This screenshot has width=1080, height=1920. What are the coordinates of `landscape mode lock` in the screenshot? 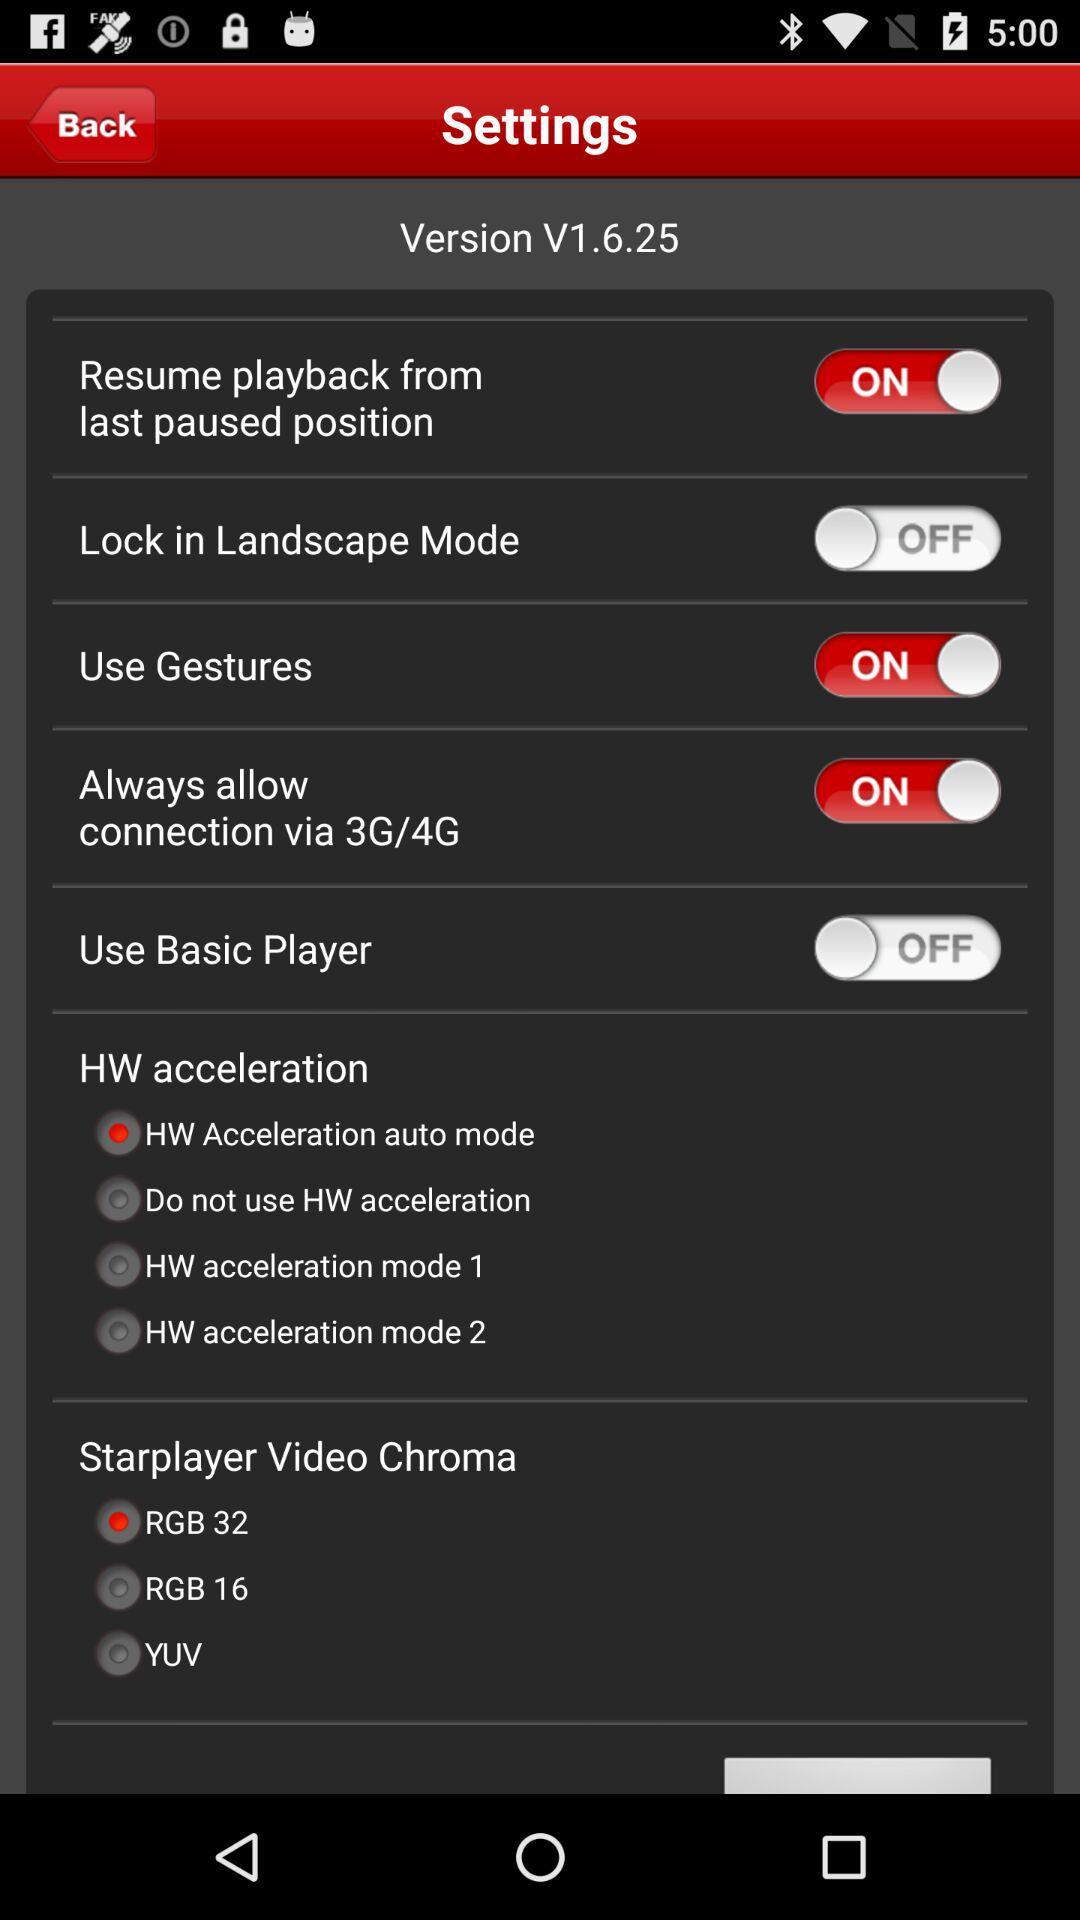 It's located at (907, 538).